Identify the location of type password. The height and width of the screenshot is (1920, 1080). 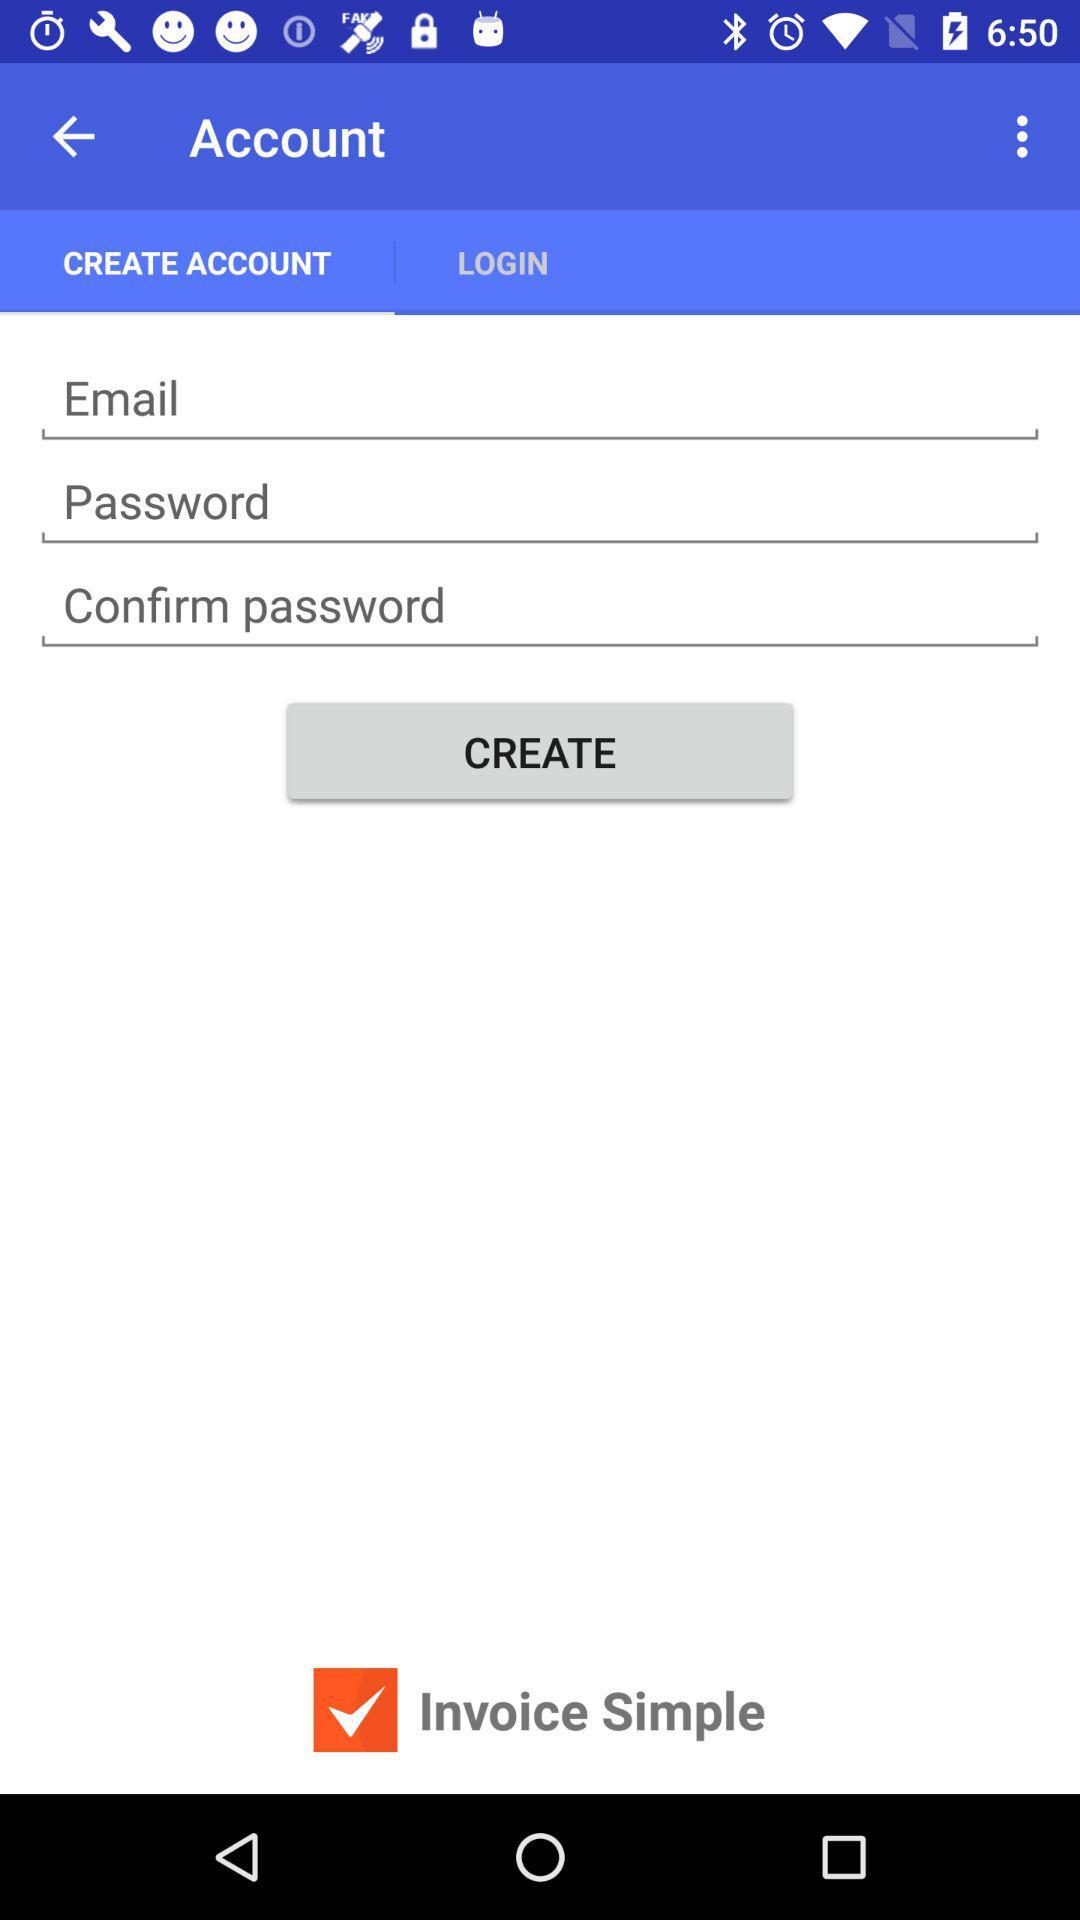
(540, 501).